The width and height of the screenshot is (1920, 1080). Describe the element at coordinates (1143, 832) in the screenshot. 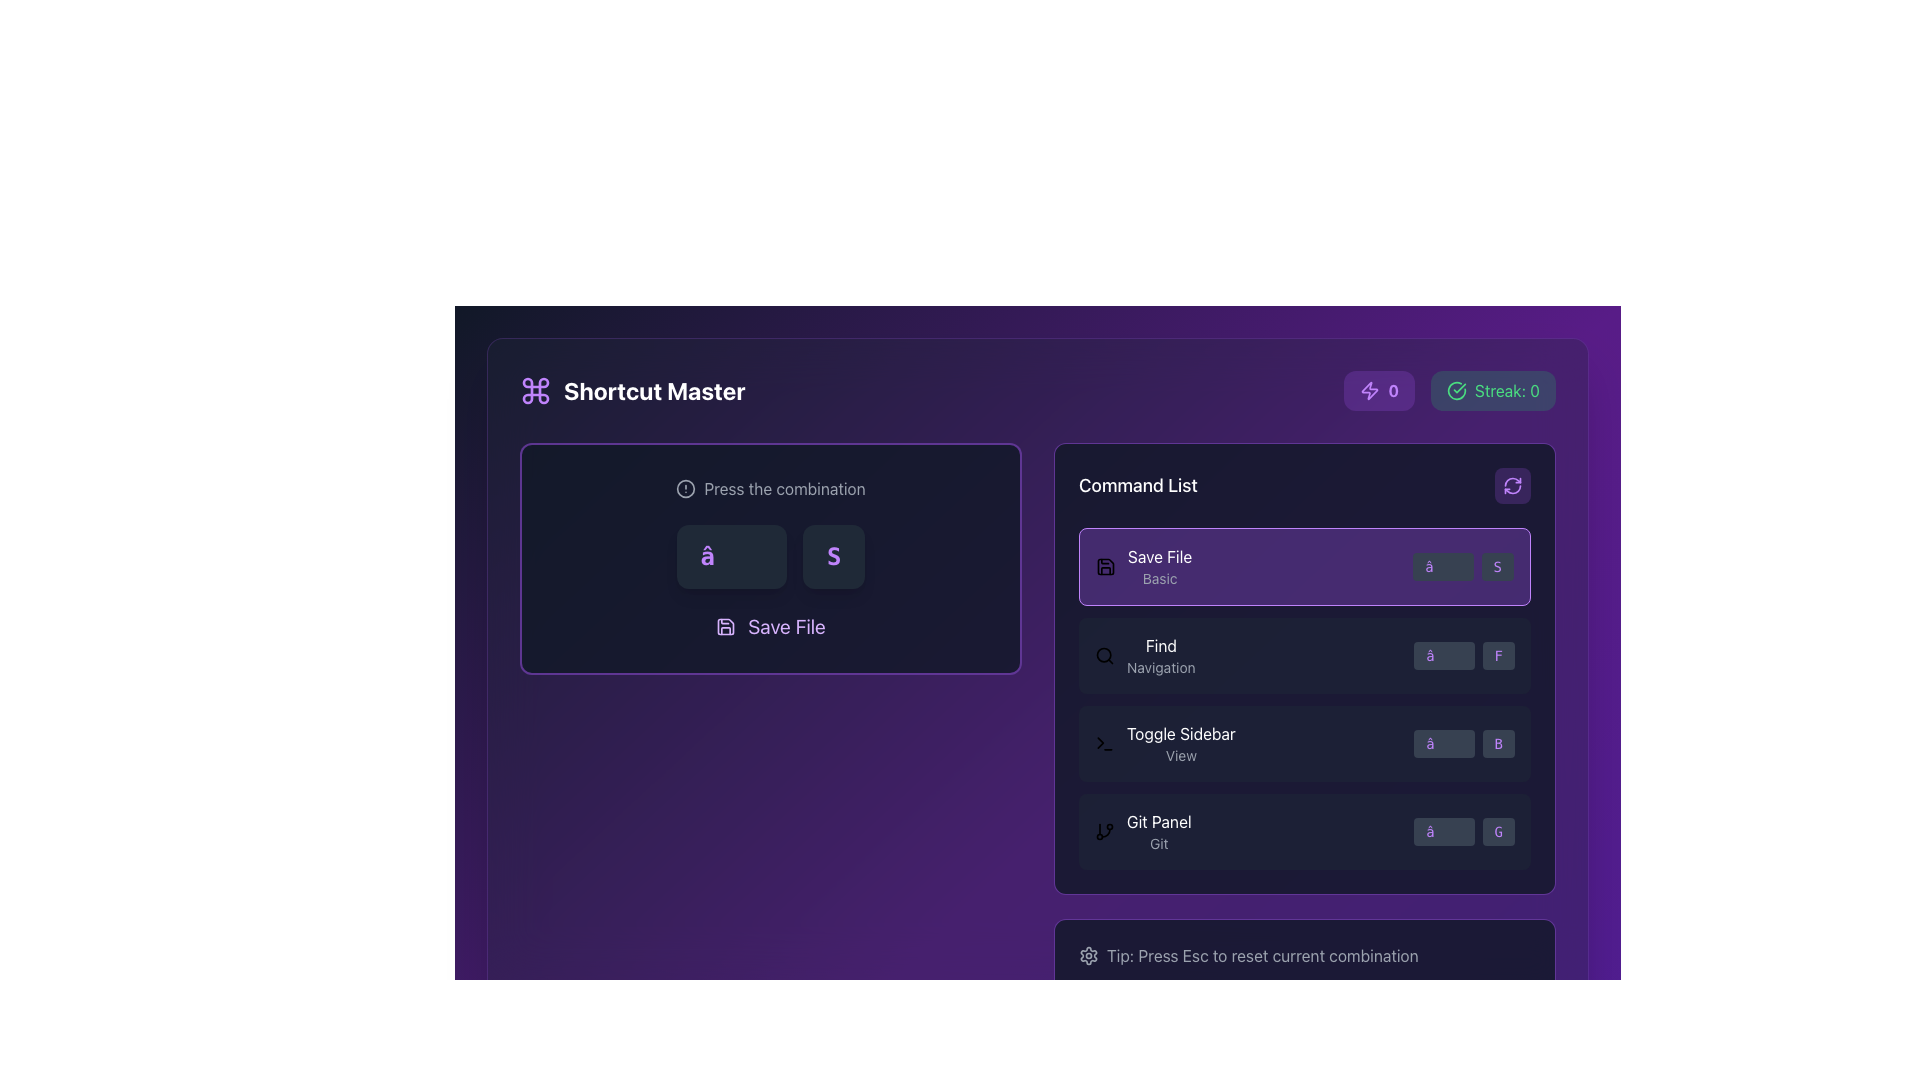

I see `the 'Git Panel' Interactive Label with Icon, which displays 'Git Panel' in white above 'Git' in smaller gray font, located in the fourth row of the 'Command List' section on the right side of the interface` at that location.